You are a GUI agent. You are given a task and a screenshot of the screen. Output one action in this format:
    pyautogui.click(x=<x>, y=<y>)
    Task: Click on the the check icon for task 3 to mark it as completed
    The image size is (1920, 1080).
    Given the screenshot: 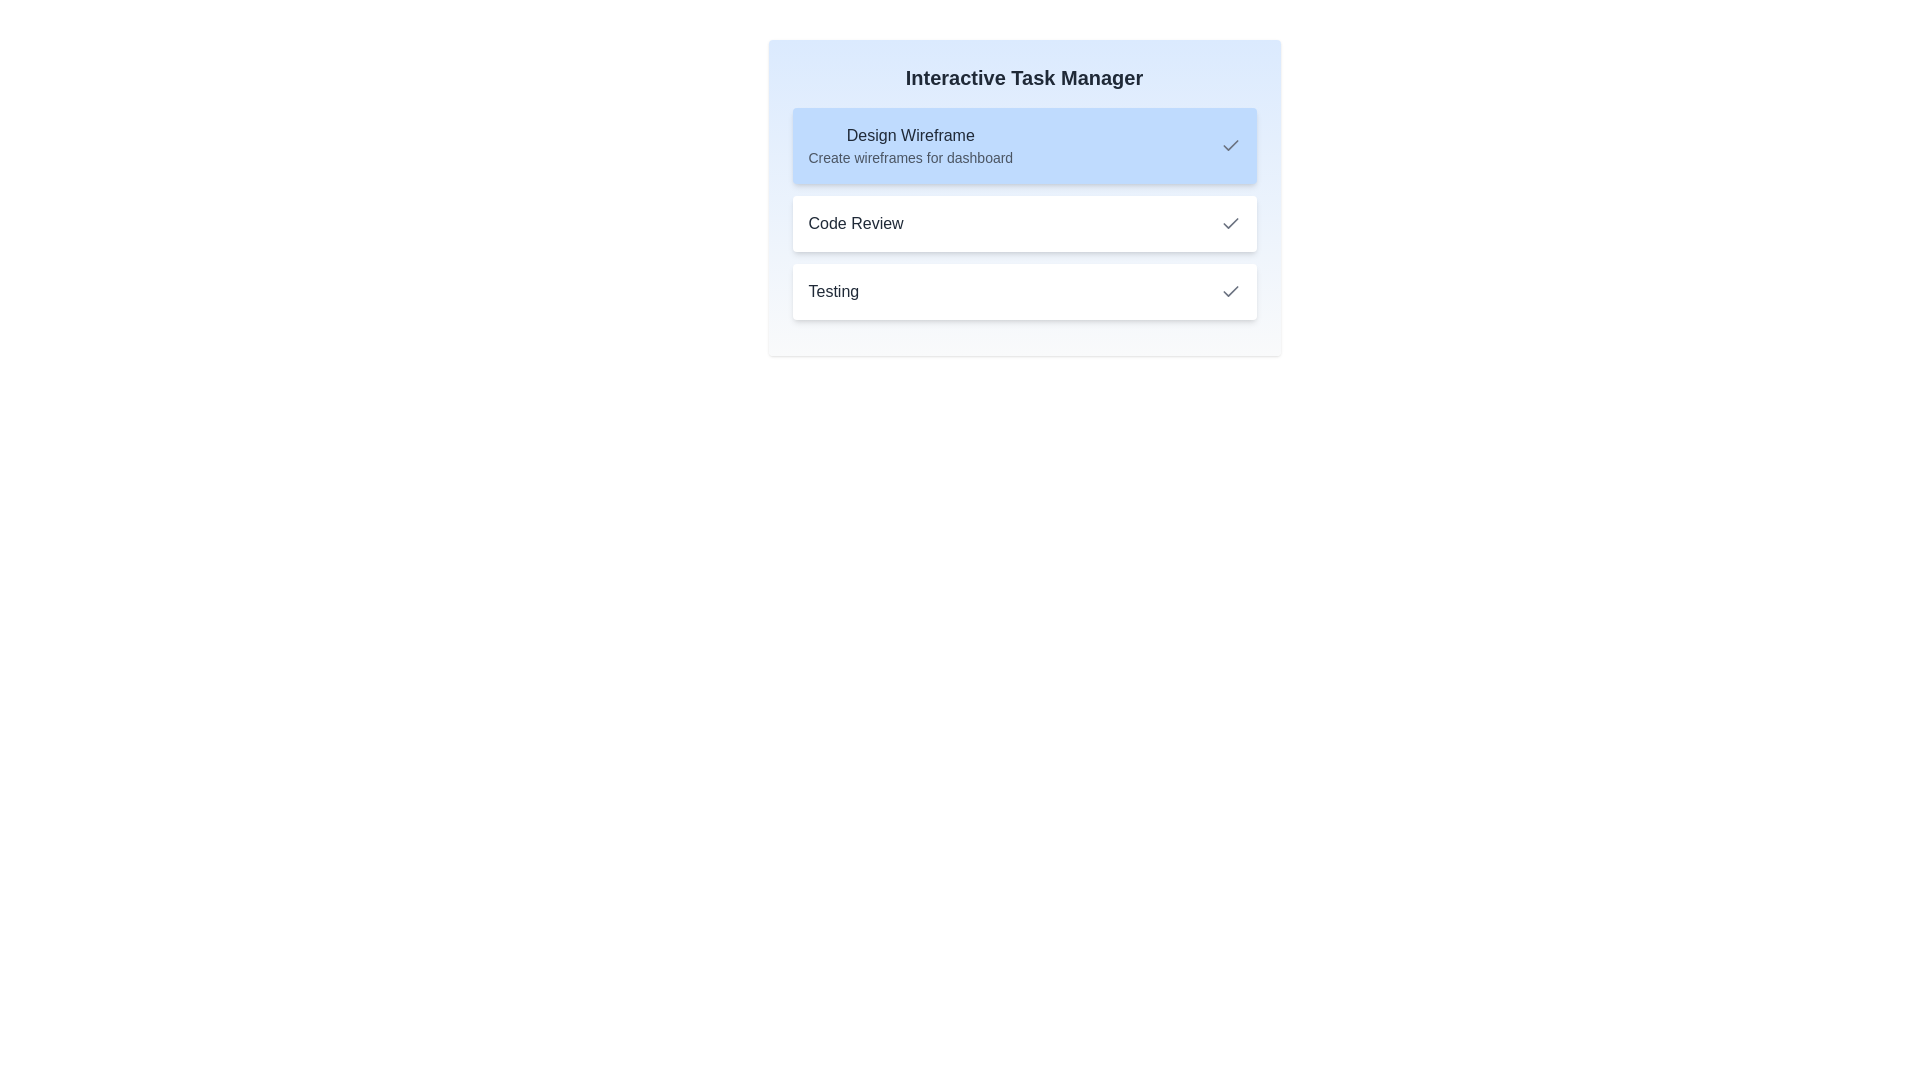 What is the action you would take?
    pyautogui.click(x=1229, y=292)
    